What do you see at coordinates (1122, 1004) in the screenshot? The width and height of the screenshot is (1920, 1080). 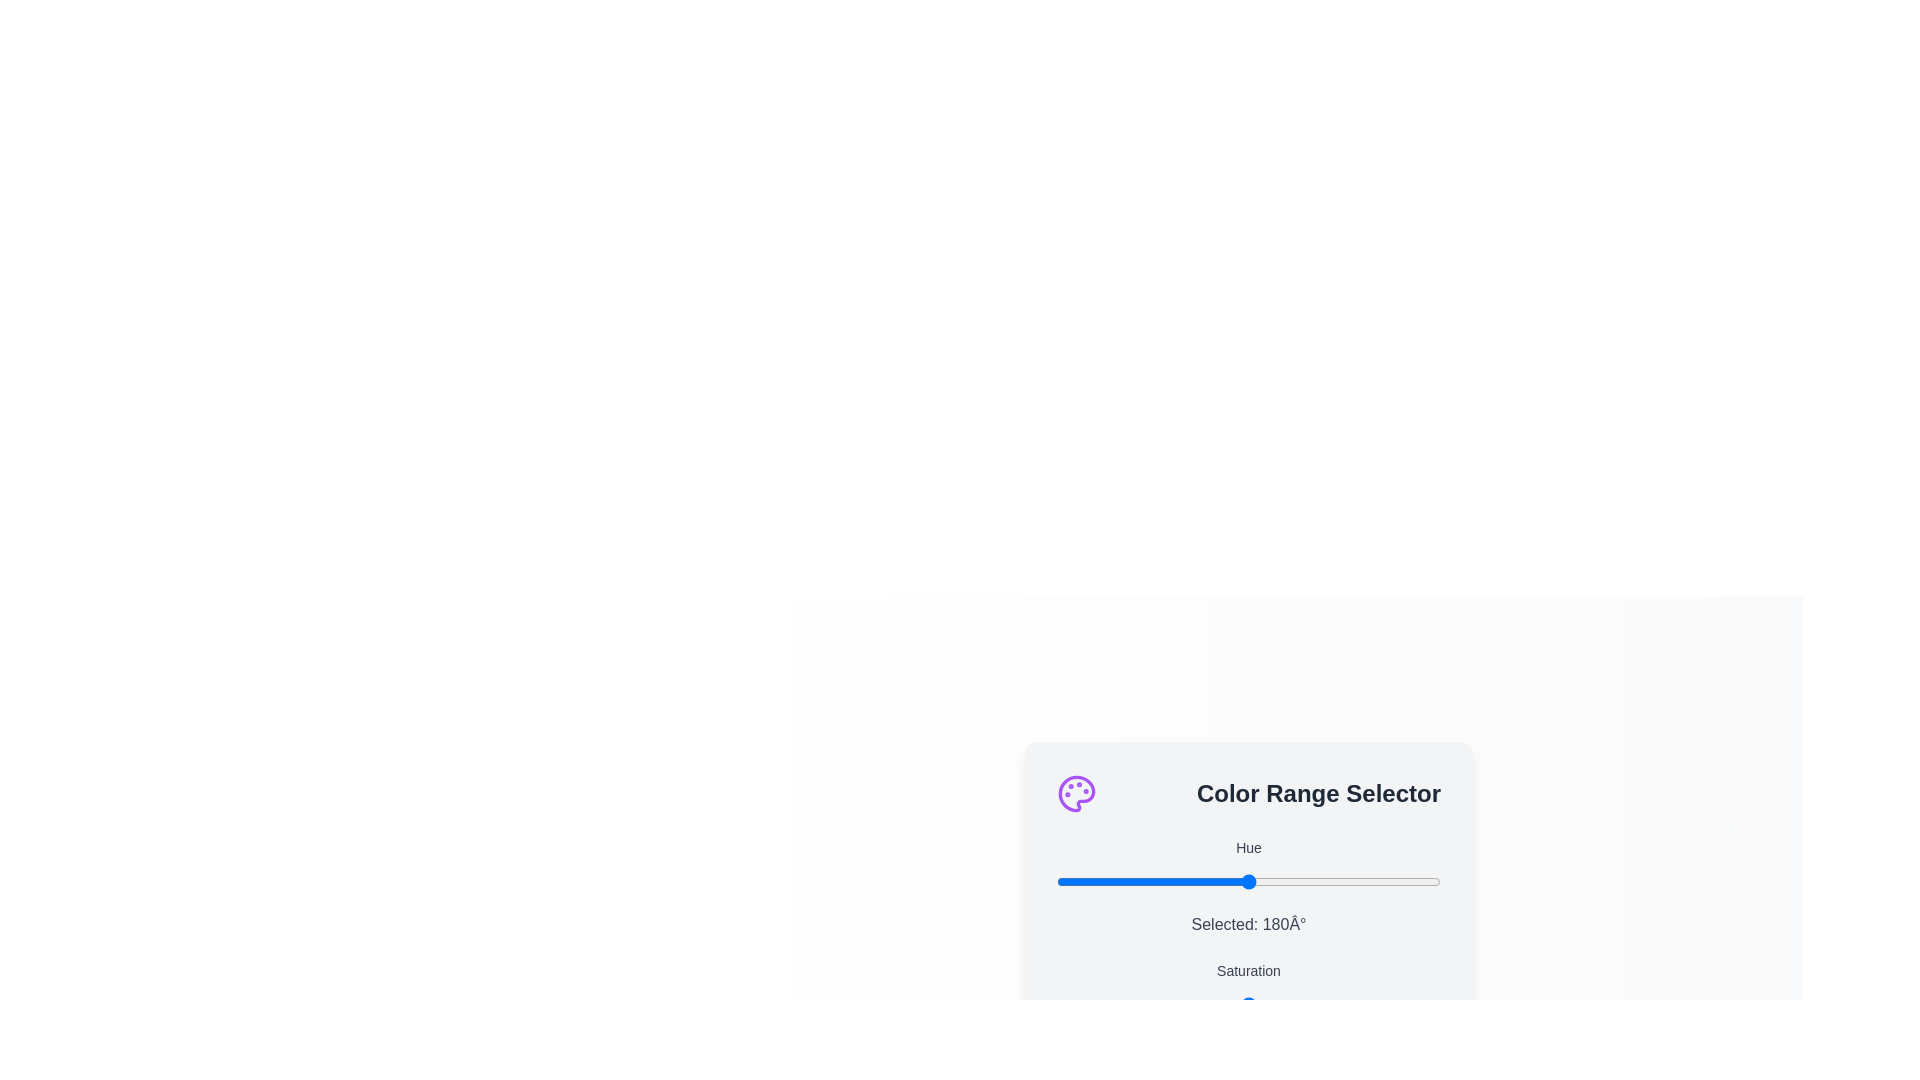 I see `the Hue value` at bounding box center [1122, 1004].